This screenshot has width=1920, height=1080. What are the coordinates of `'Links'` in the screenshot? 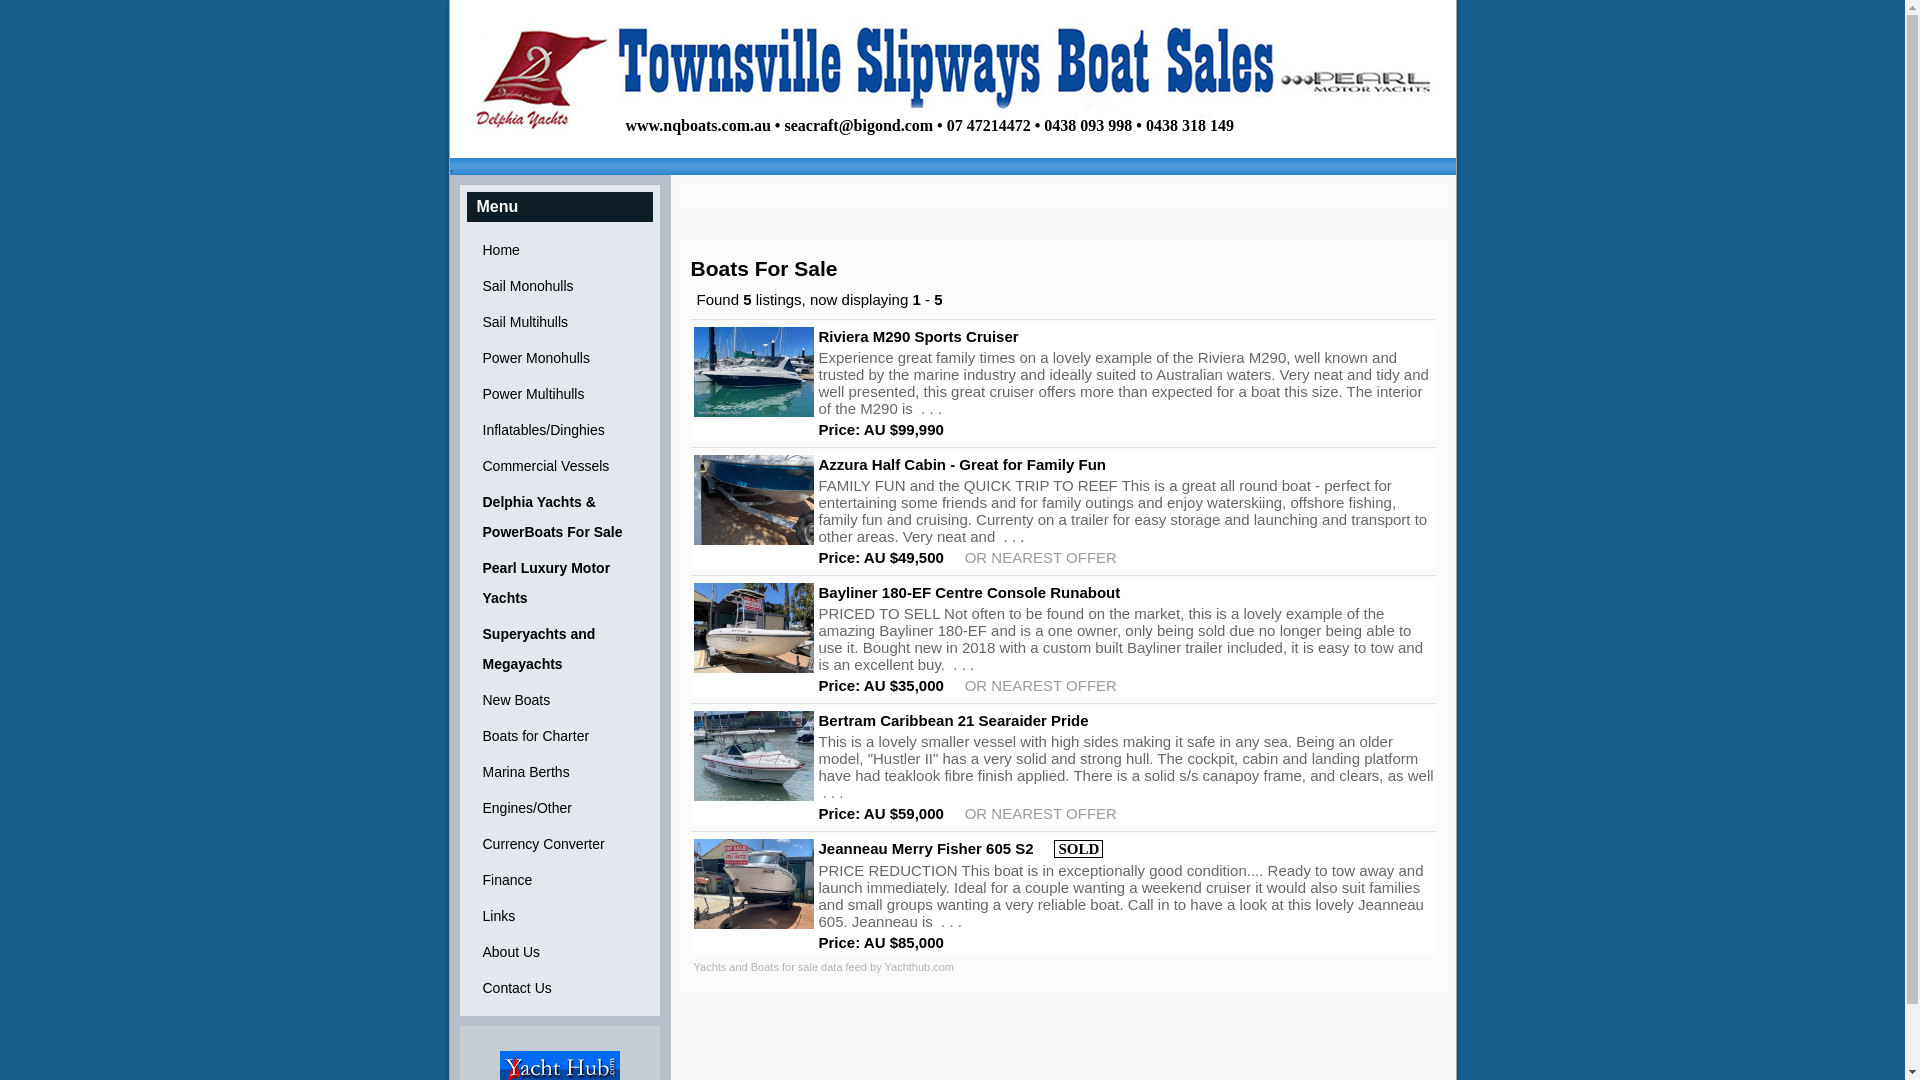 It's located at (560, 915).